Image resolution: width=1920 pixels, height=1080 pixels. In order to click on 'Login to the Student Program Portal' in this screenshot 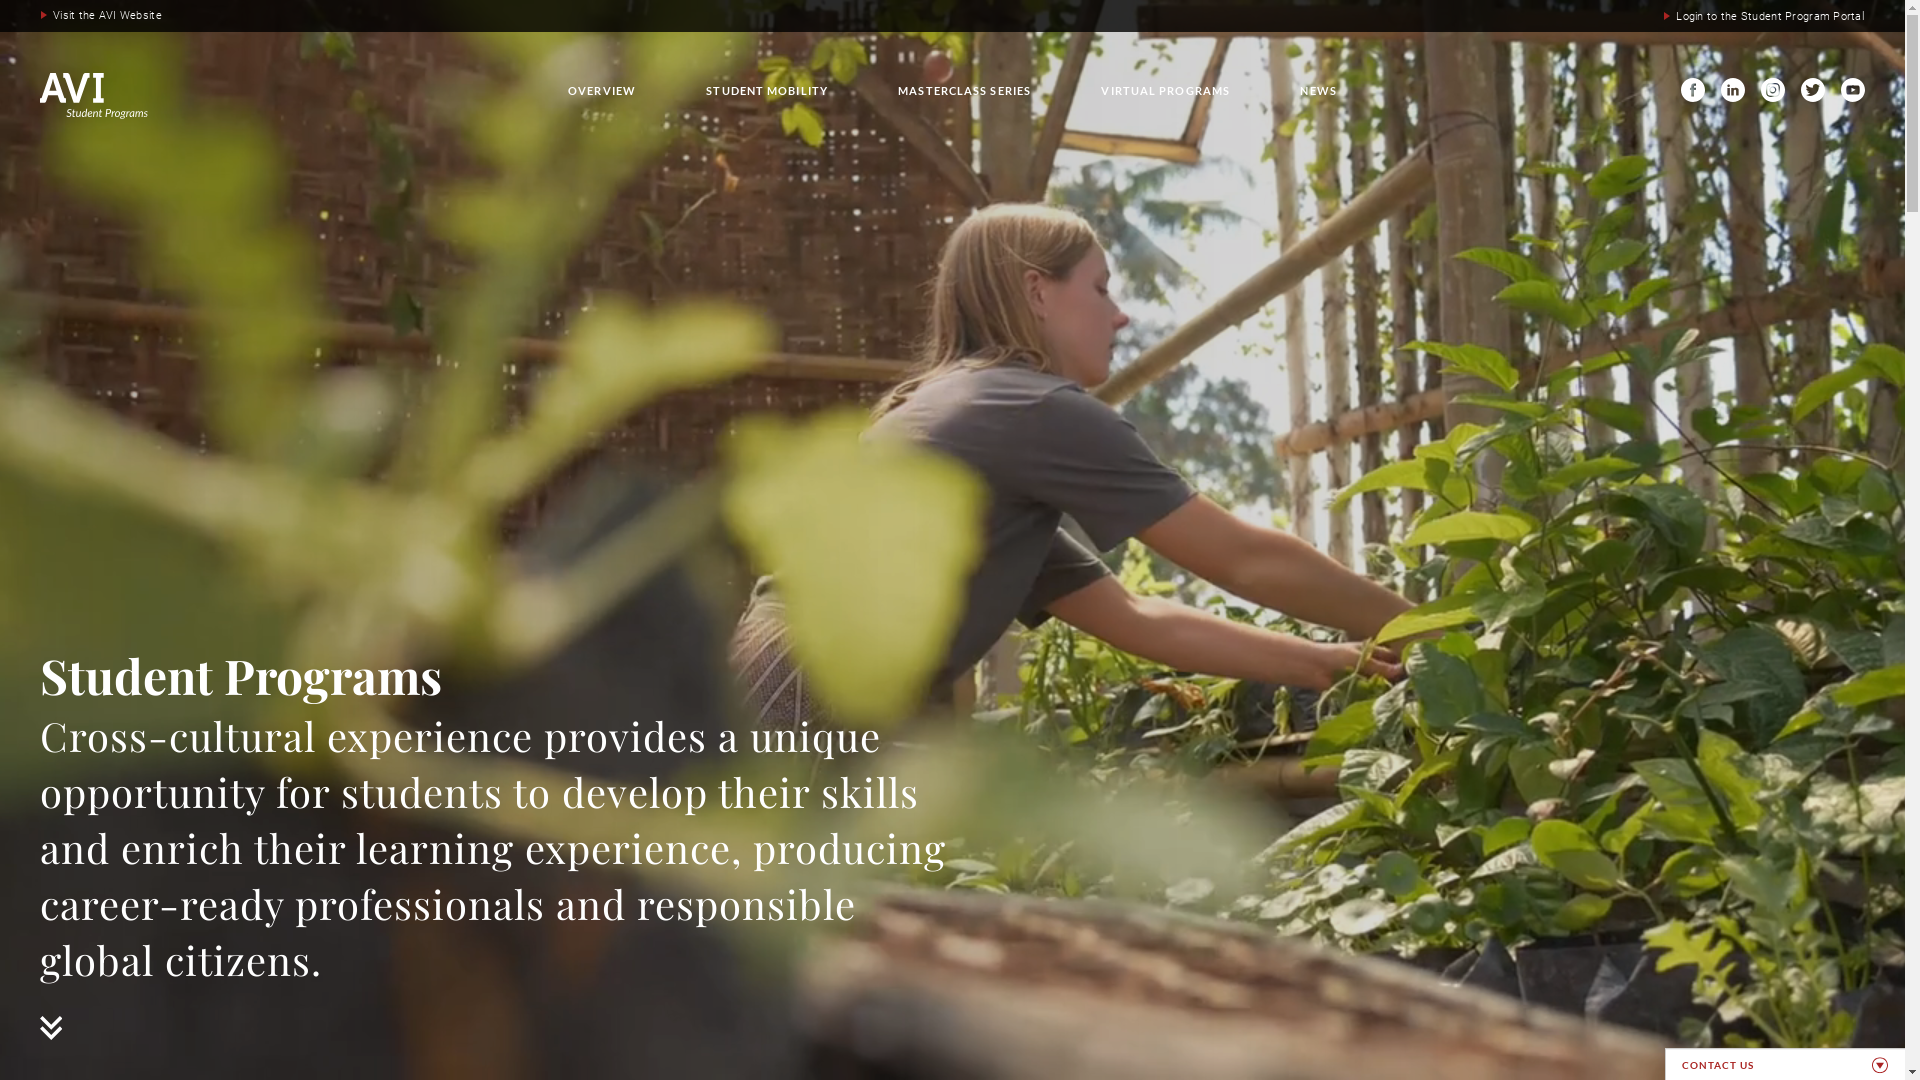, I will do `click(1763, 16)`.